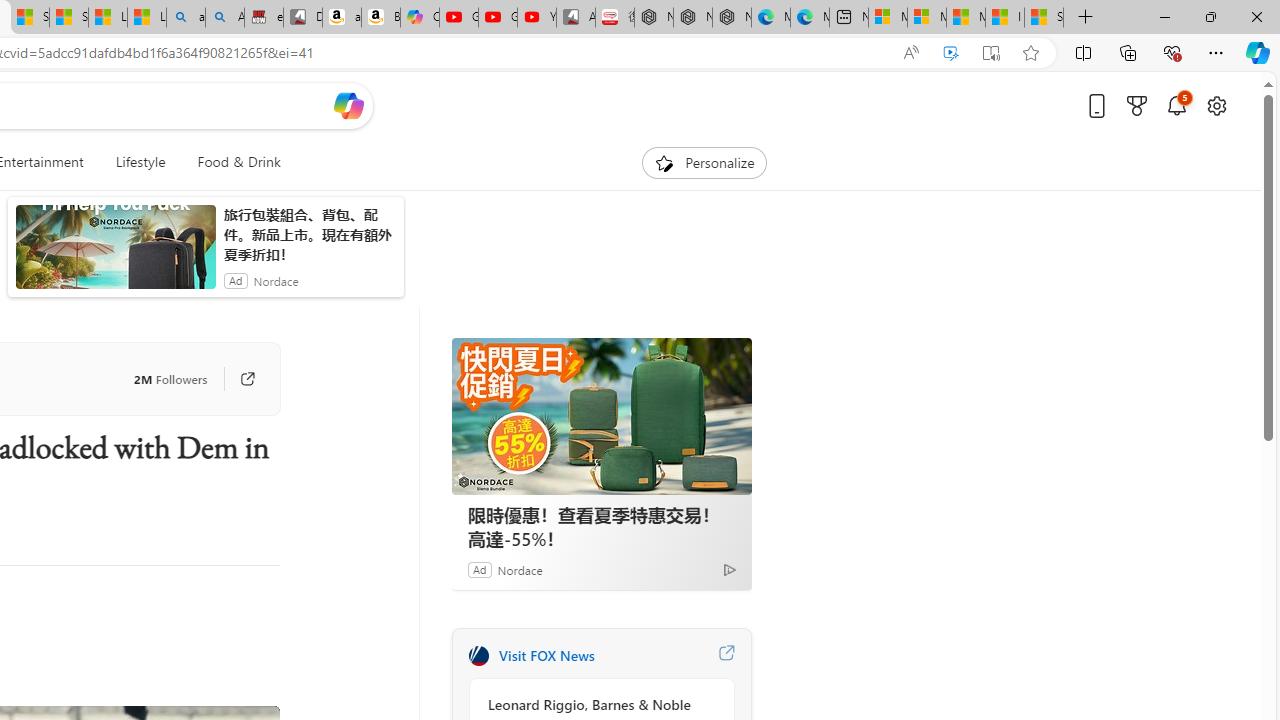 Image resolution: width=1280 pixels, height=720 pixels. What do you see at coordinates (497, 17) in the screenshot?
I see `'Gloom - YouTube'` at bounding box center [497, 17].